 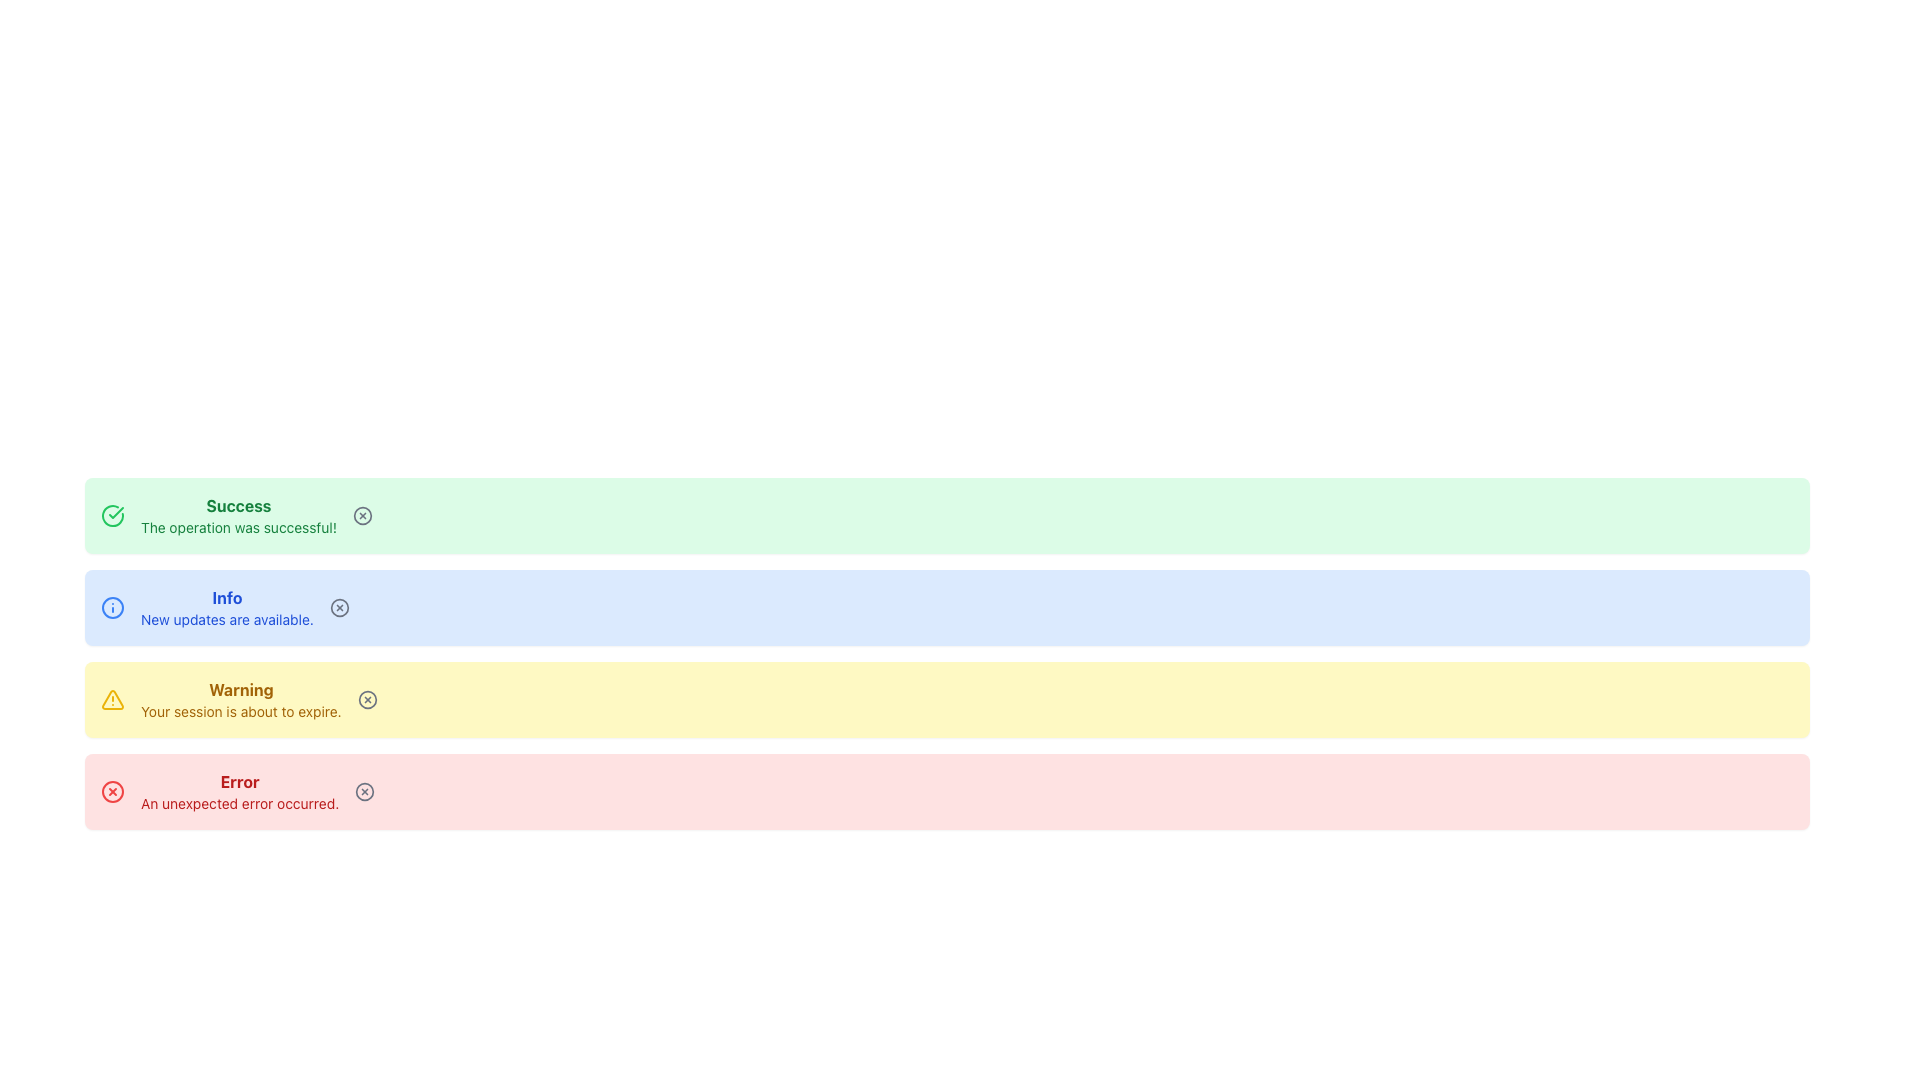 What do you see at coordinates (227, 596) in the screenshot?
I see `the bold title label within the light blue alert box that indicates updates, positioned above the text 'New updates are available.'` at bounding box center [227, 596].